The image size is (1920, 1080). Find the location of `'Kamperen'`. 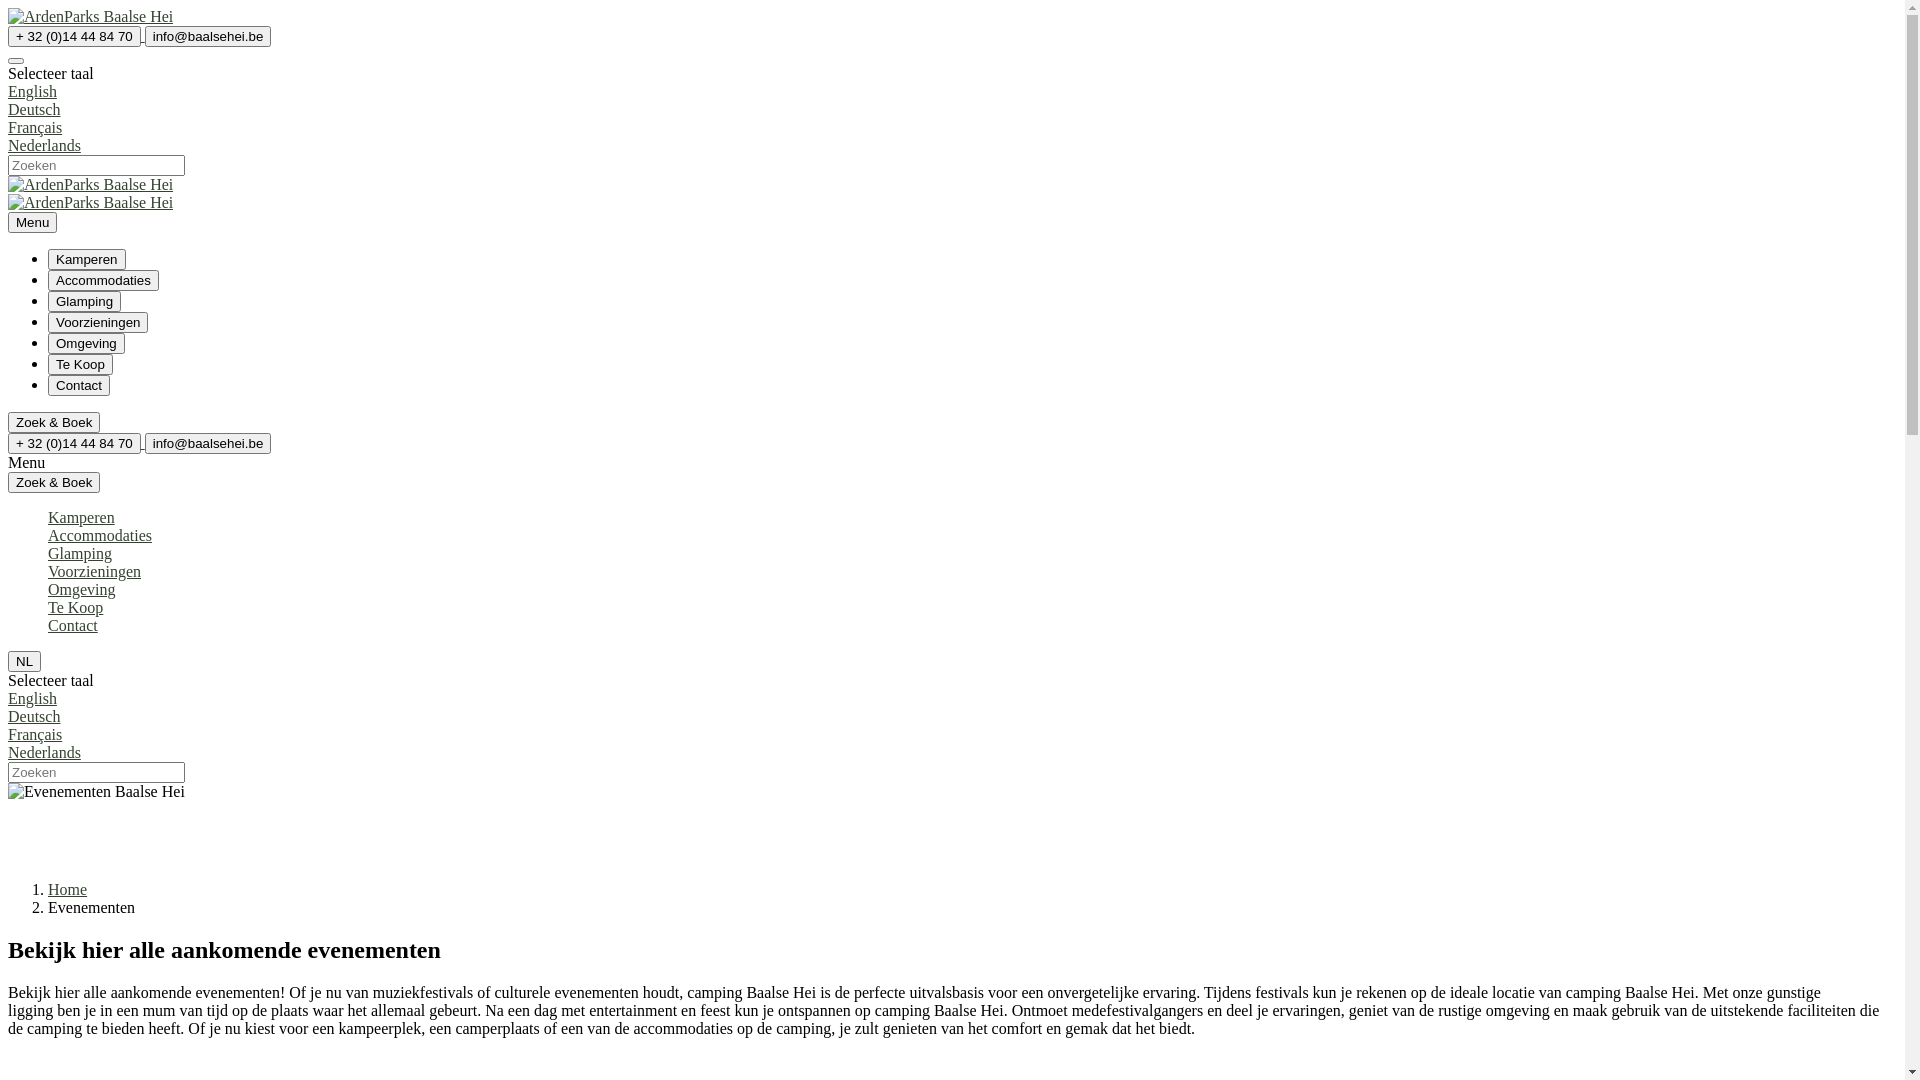

'Kamperen' is located at coordinates (80, 516).